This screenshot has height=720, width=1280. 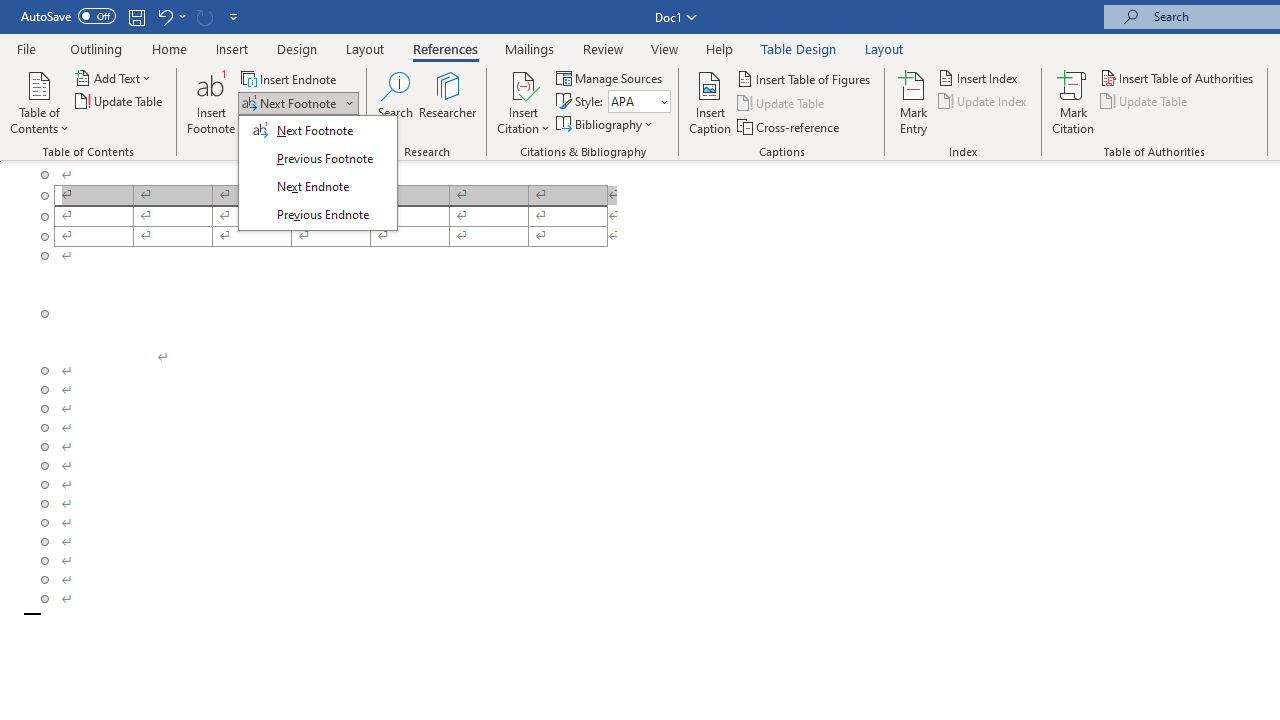 What do you see at coordinates (605, 124) in the screenshot?
I see `'Bibliography'` at bounding box center [605, 124].